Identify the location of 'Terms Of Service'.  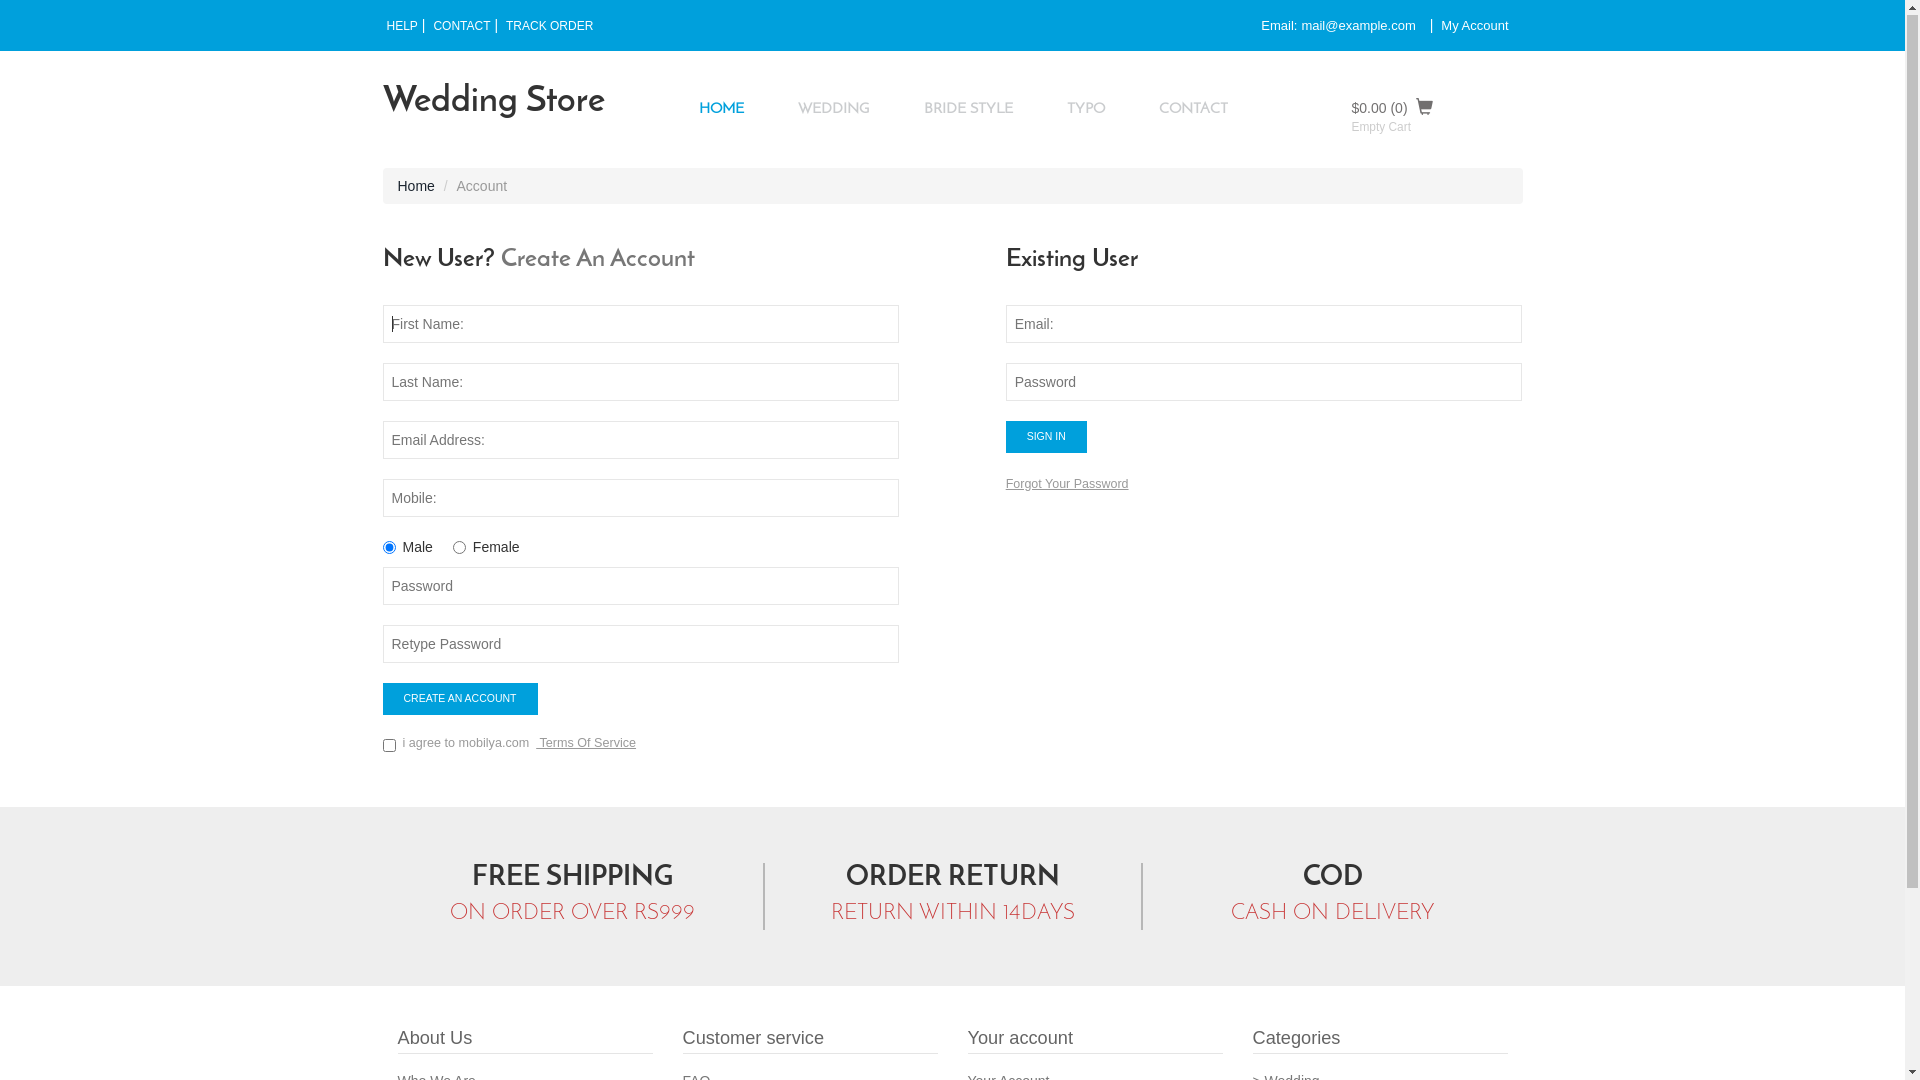
(584, 744).